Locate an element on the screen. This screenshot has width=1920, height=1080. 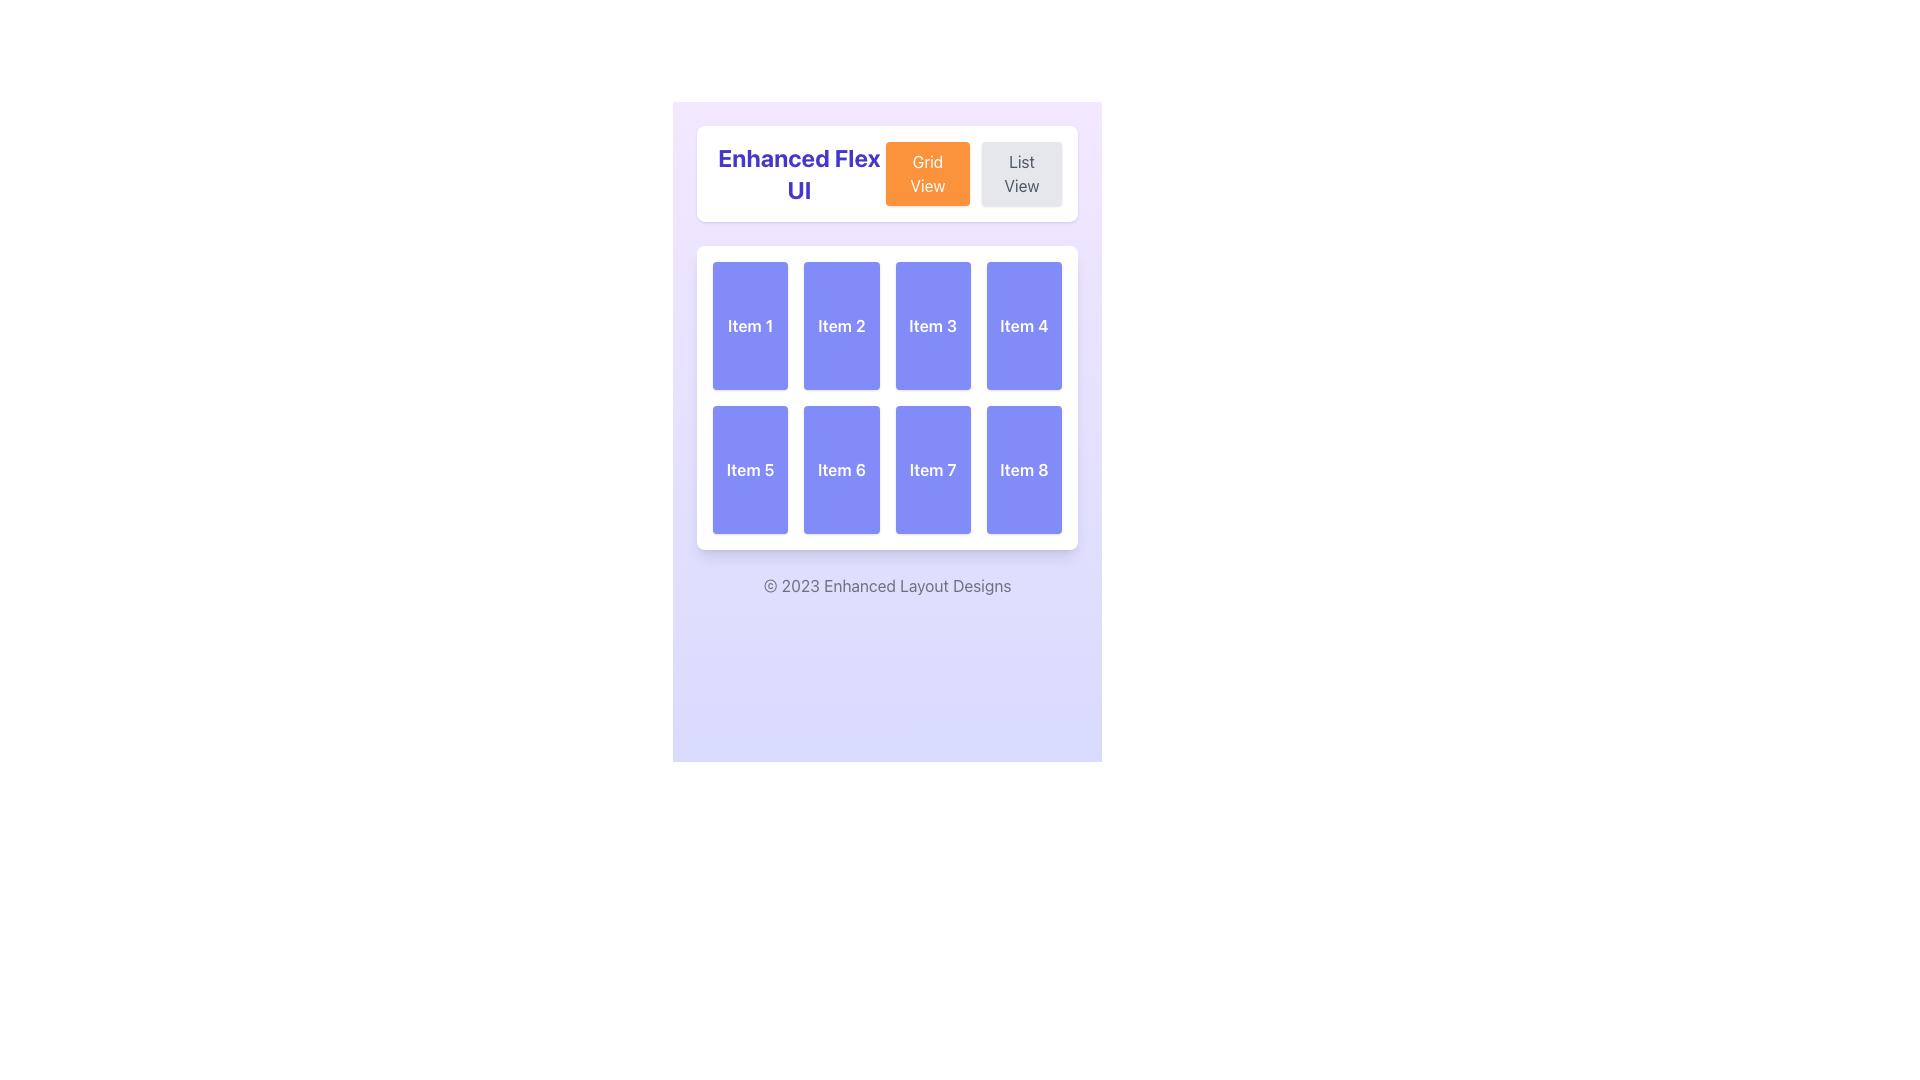
the eighth grid item in the second row and fourth column is located at coordinates (1024, 470).